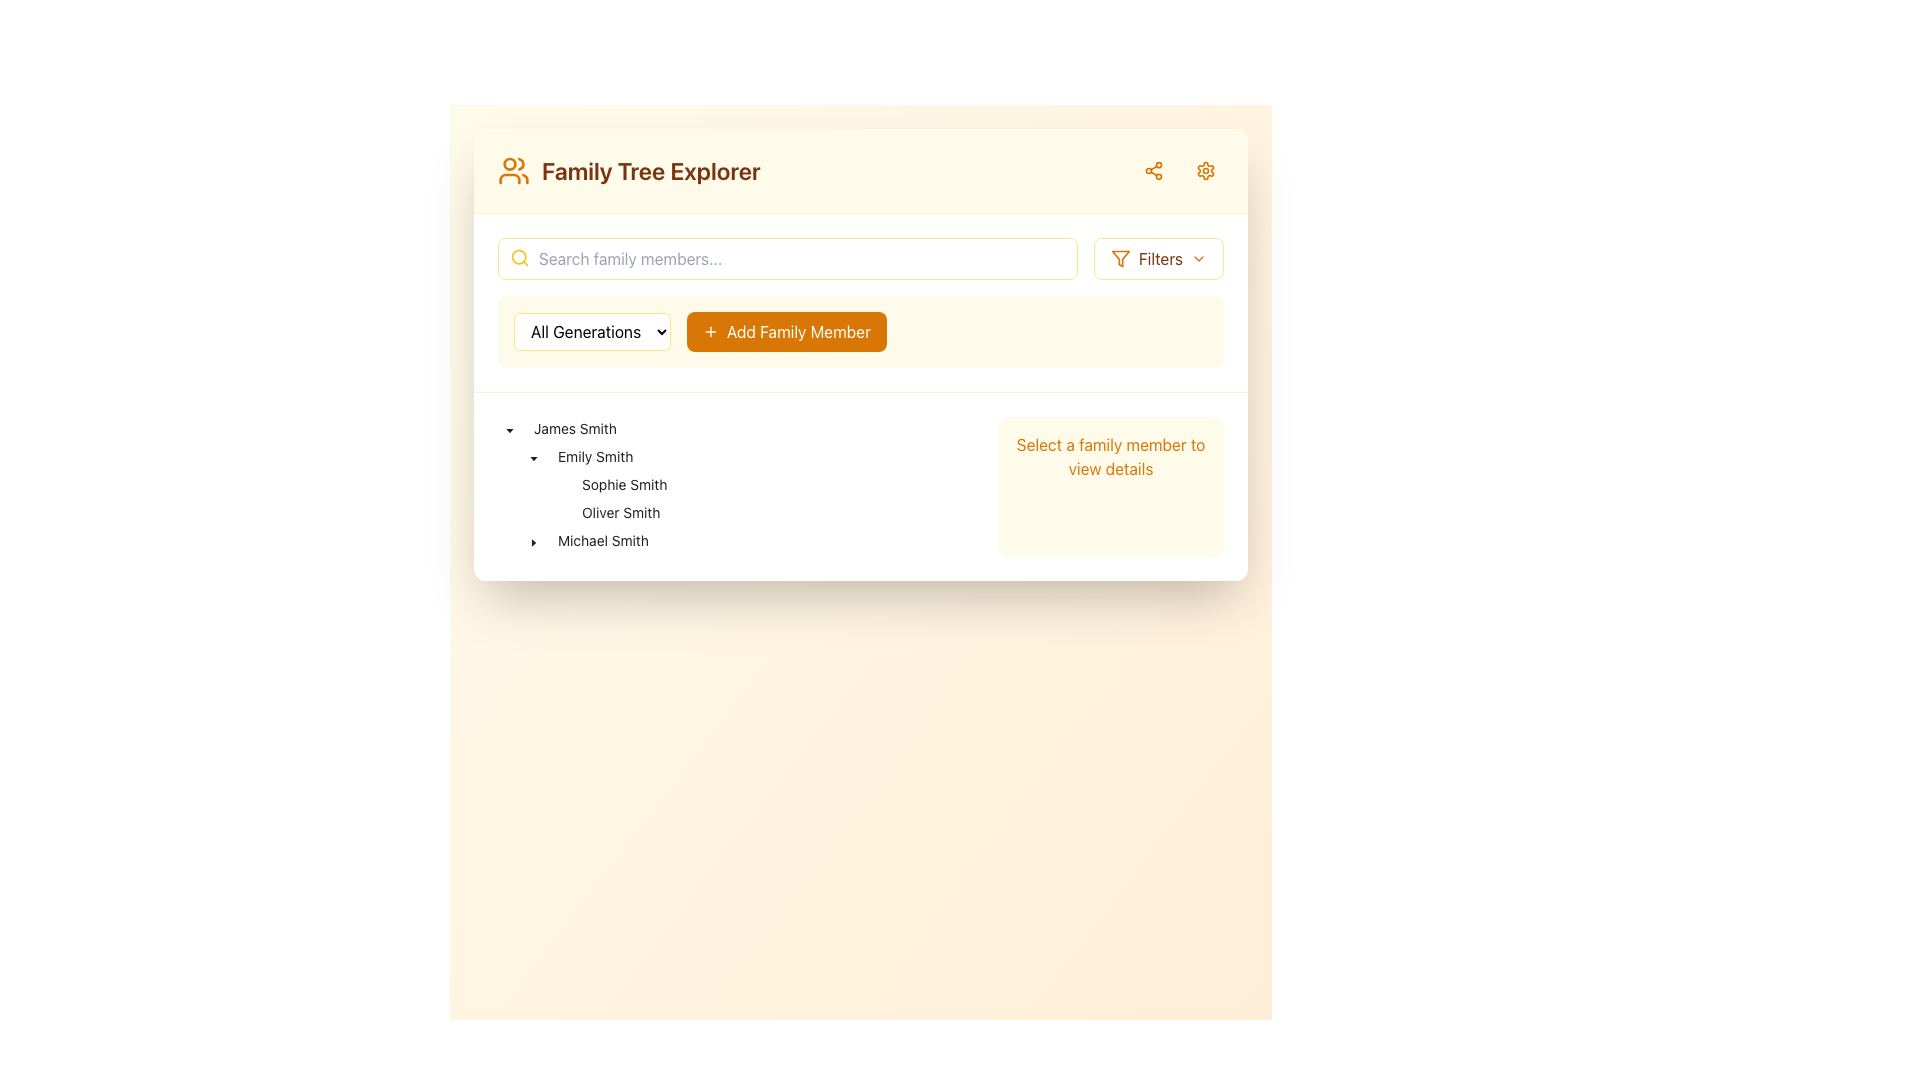 This screenshot has height=1080, width=1920. What do you see at coordinates (1153, 169) in the screenshot?
I see `the share button located in the top-right corner of the interface, which is the first interactive item in the horizontal group of controls` at bounding box center [1153, 169].